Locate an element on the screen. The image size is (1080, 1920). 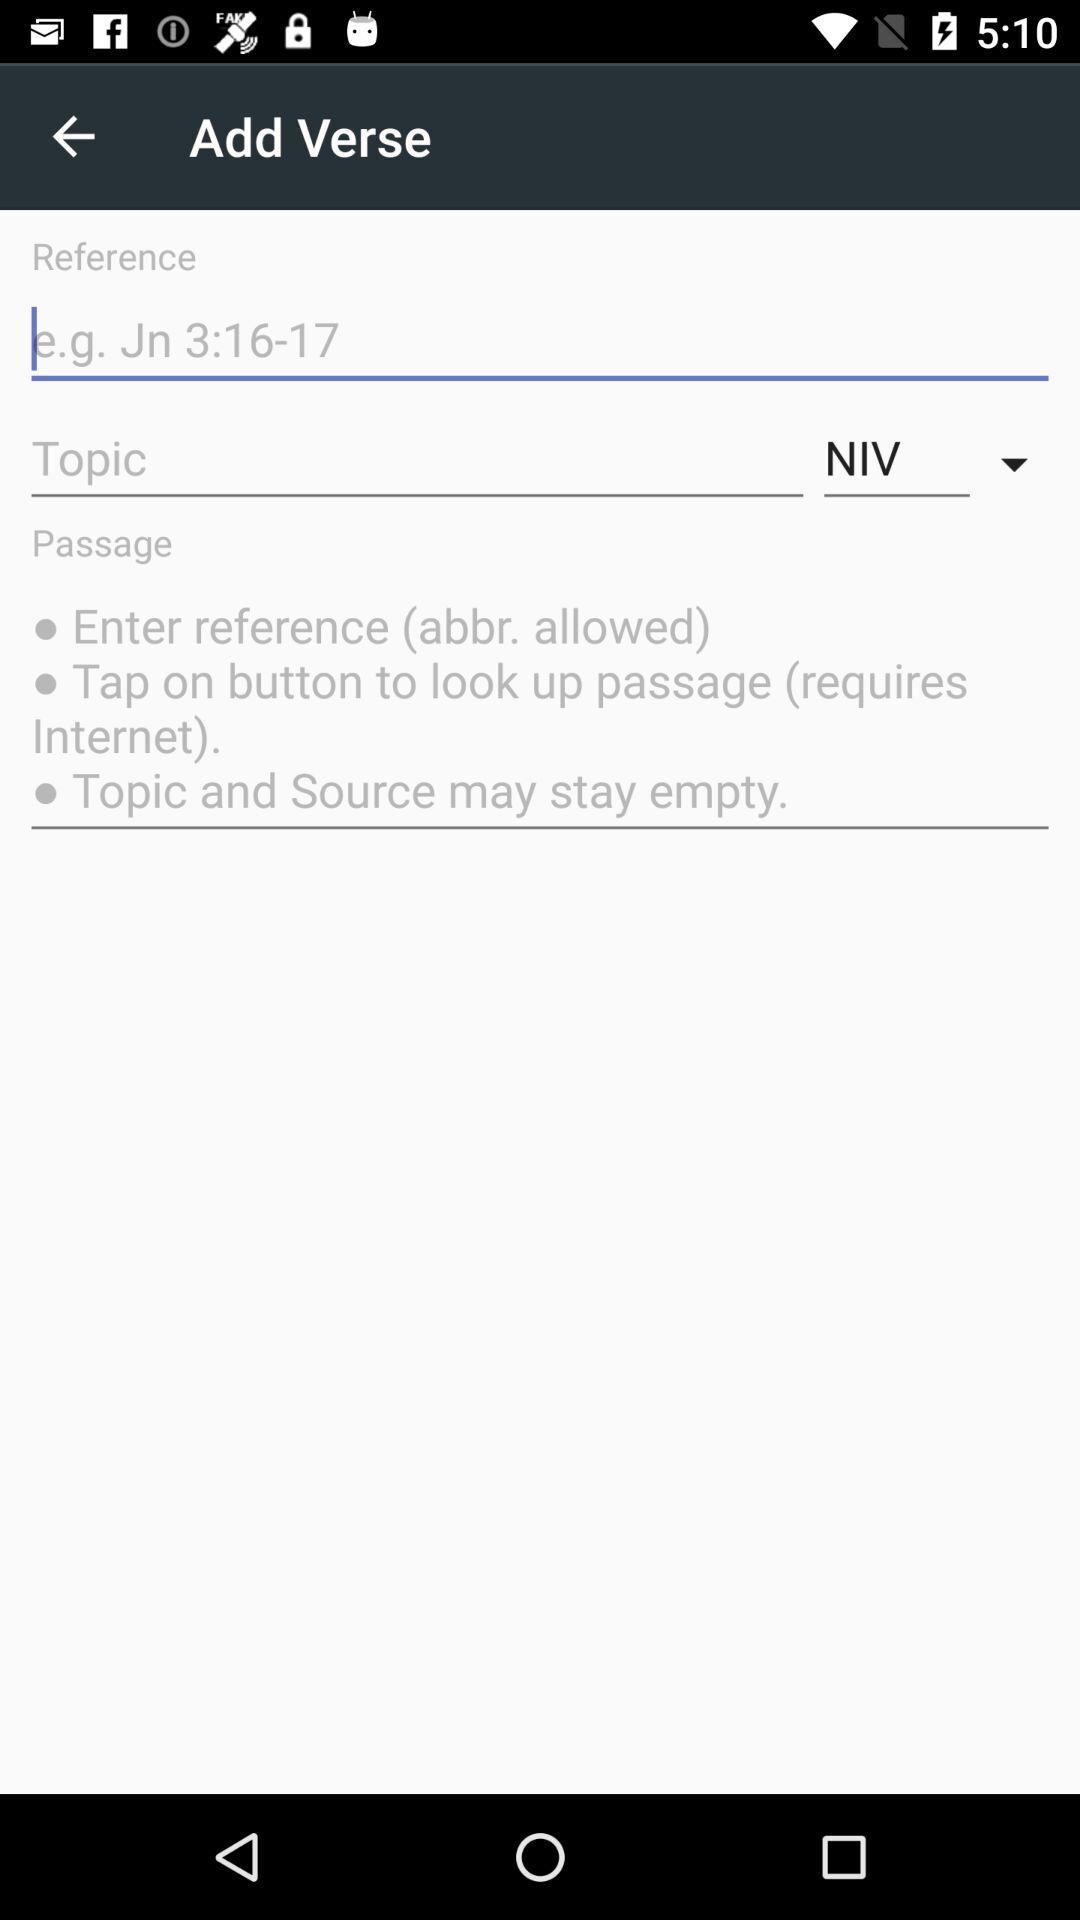
the item above reference icon is located at coordinates (72, 135).